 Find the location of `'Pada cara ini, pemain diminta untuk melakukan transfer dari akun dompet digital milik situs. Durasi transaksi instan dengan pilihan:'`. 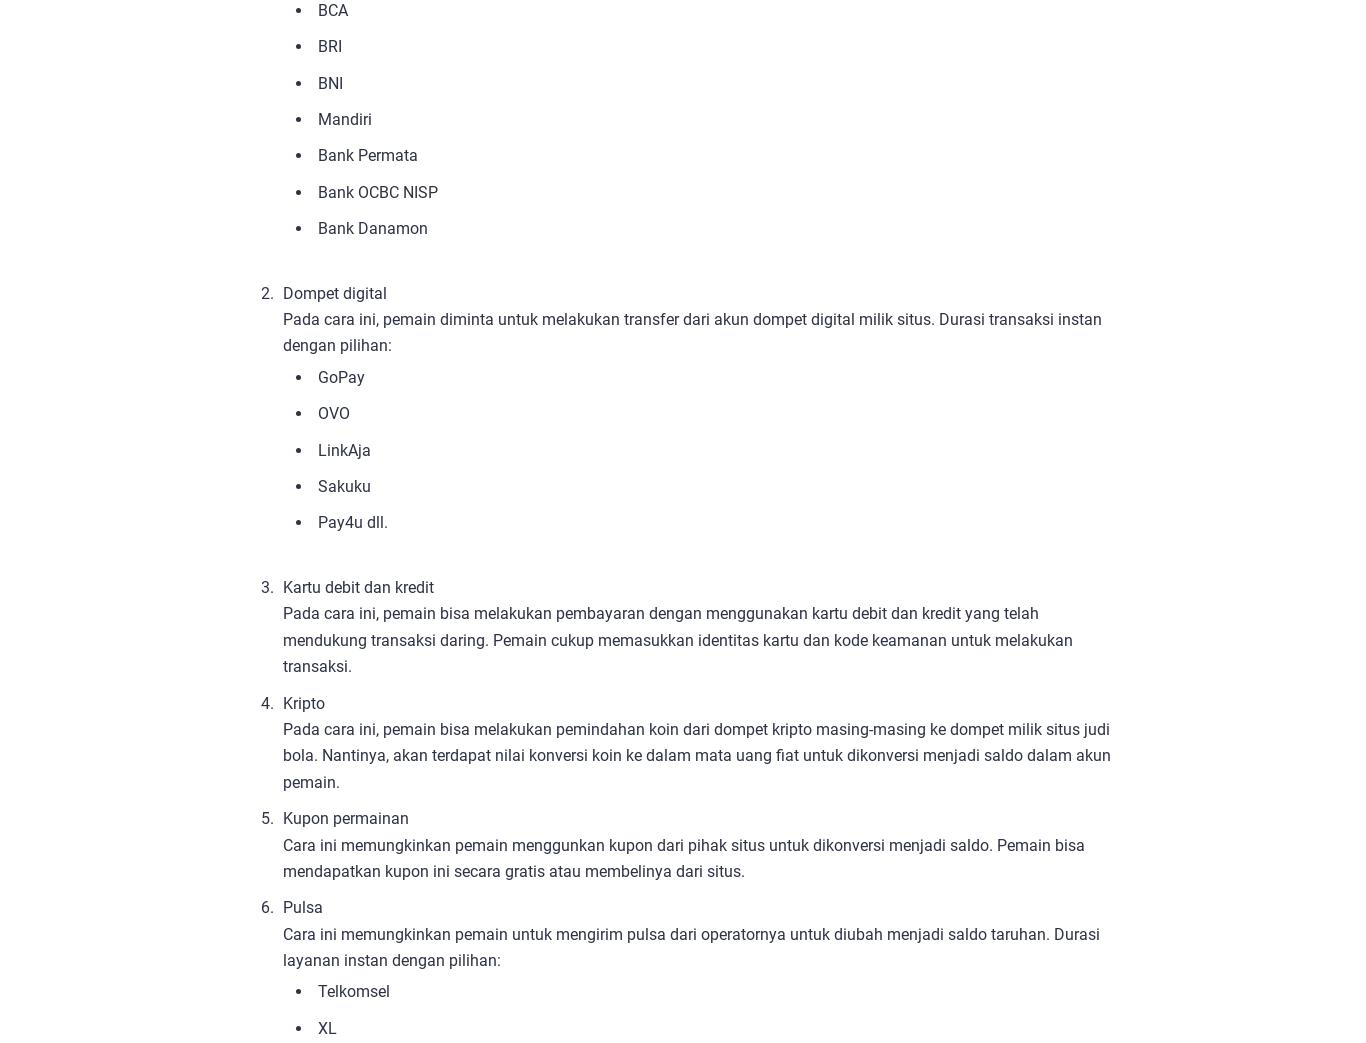

'Pada cara ini, pemain diminta untuk melakukan transfer dari akun dompet digital milik situs. Durasi transaksi instan dengan pilihan:' is located at coordinates (692, 331).